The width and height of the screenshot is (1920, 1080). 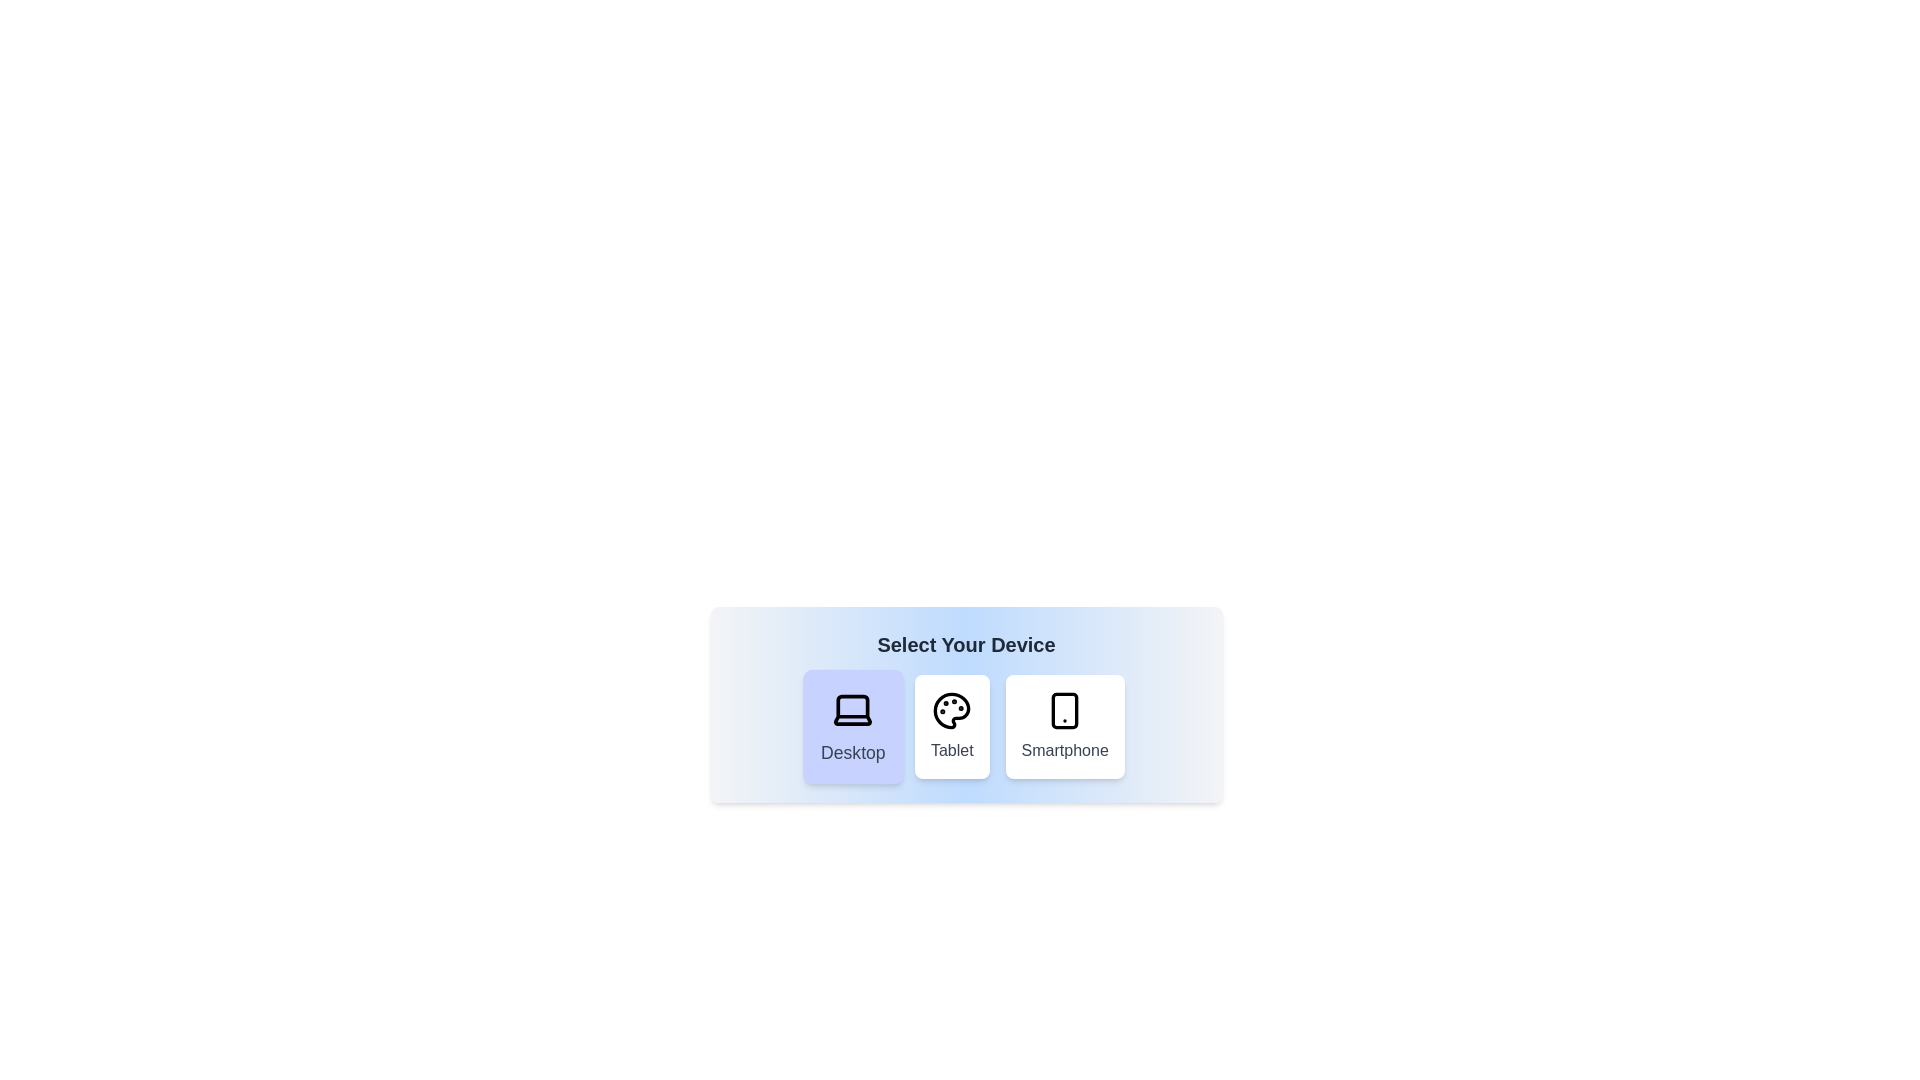 What do you see at coordinates (950, 751) in the screenshot?
I see `the text label UI component describing the device selection option 'Tablet', which is located directly below the palette icon in the central card of three horizontal options` at bounding box center [950, 751].